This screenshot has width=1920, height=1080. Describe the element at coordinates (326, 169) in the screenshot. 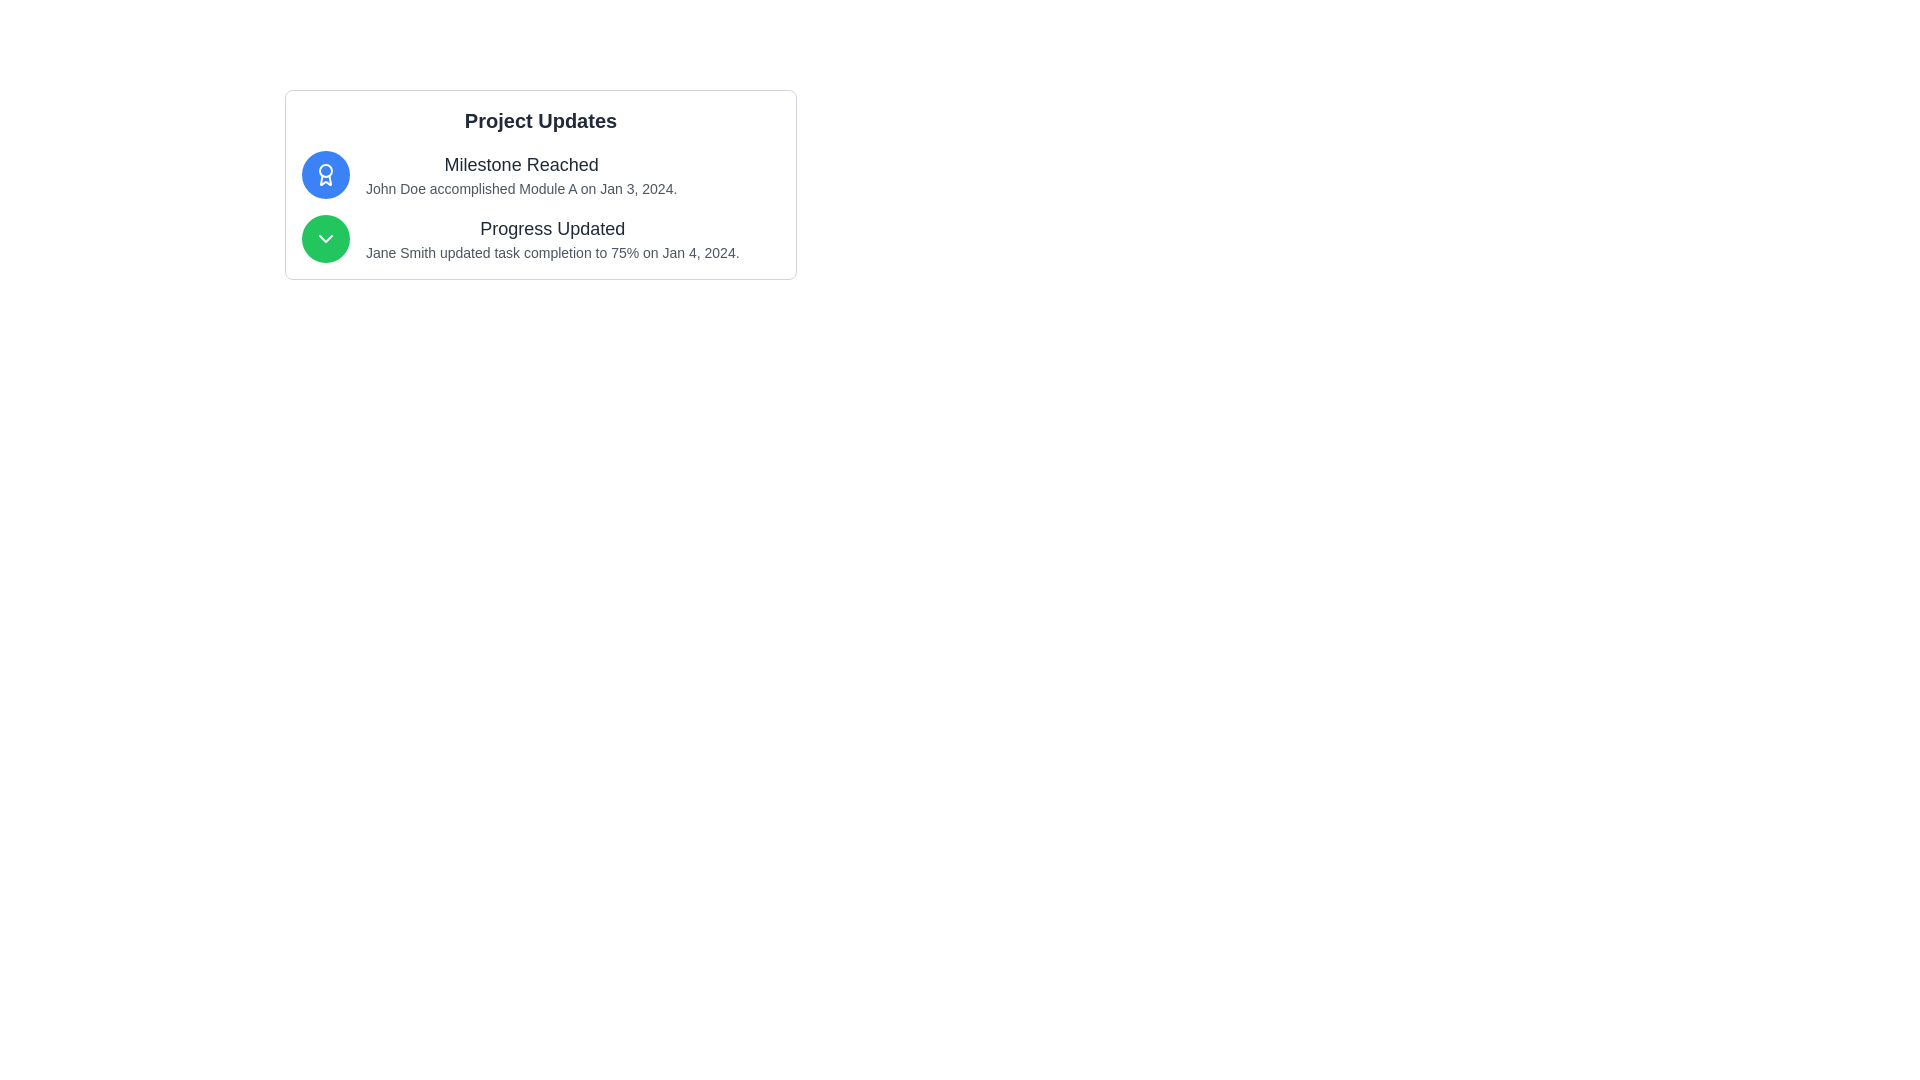

I see `the central circular SVG element with a blue border that is part of the award icon in the notification labeled 'Milestone Reached'` at that location.